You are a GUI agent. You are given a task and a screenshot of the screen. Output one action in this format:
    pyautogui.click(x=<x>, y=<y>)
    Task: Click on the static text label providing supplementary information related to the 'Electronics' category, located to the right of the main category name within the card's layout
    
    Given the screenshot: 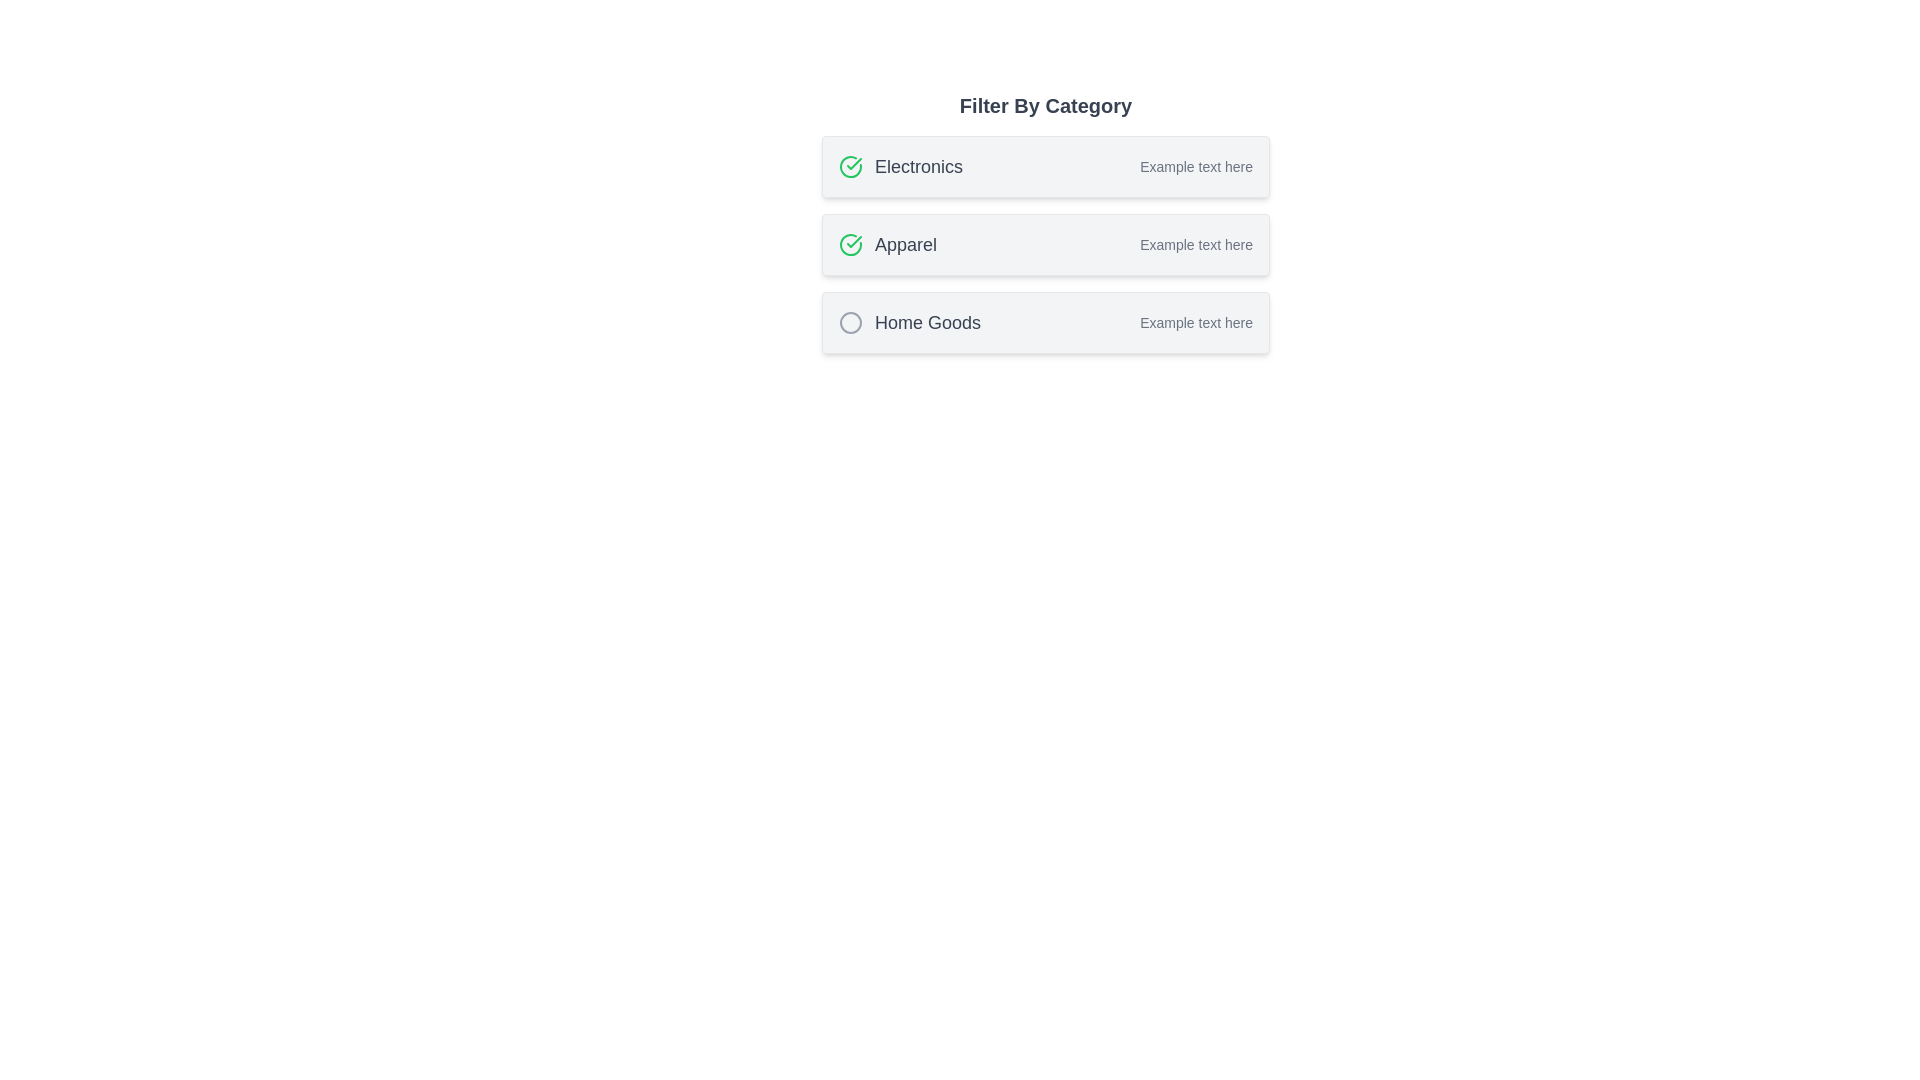 What is the action you would take?
    pyautogui.click(x=1196, y=165)
    